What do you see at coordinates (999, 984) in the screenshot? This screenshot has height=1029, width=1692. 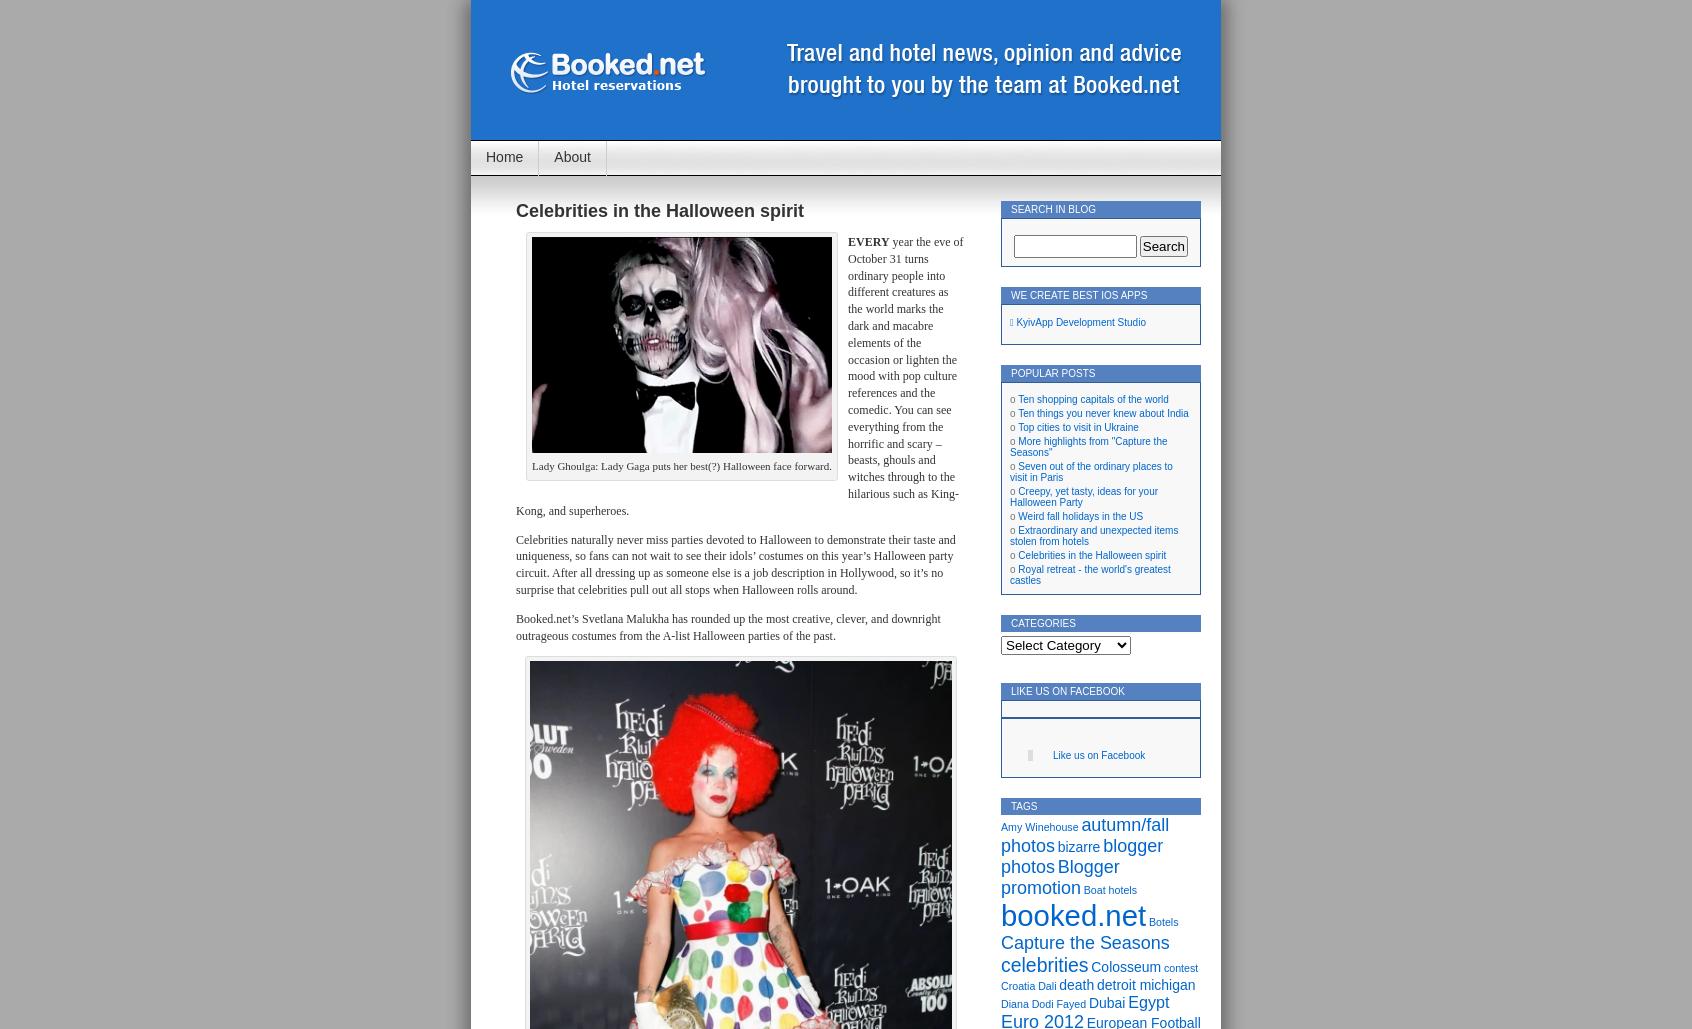 I see `'Croatia'` at bounding box center [999, 984].